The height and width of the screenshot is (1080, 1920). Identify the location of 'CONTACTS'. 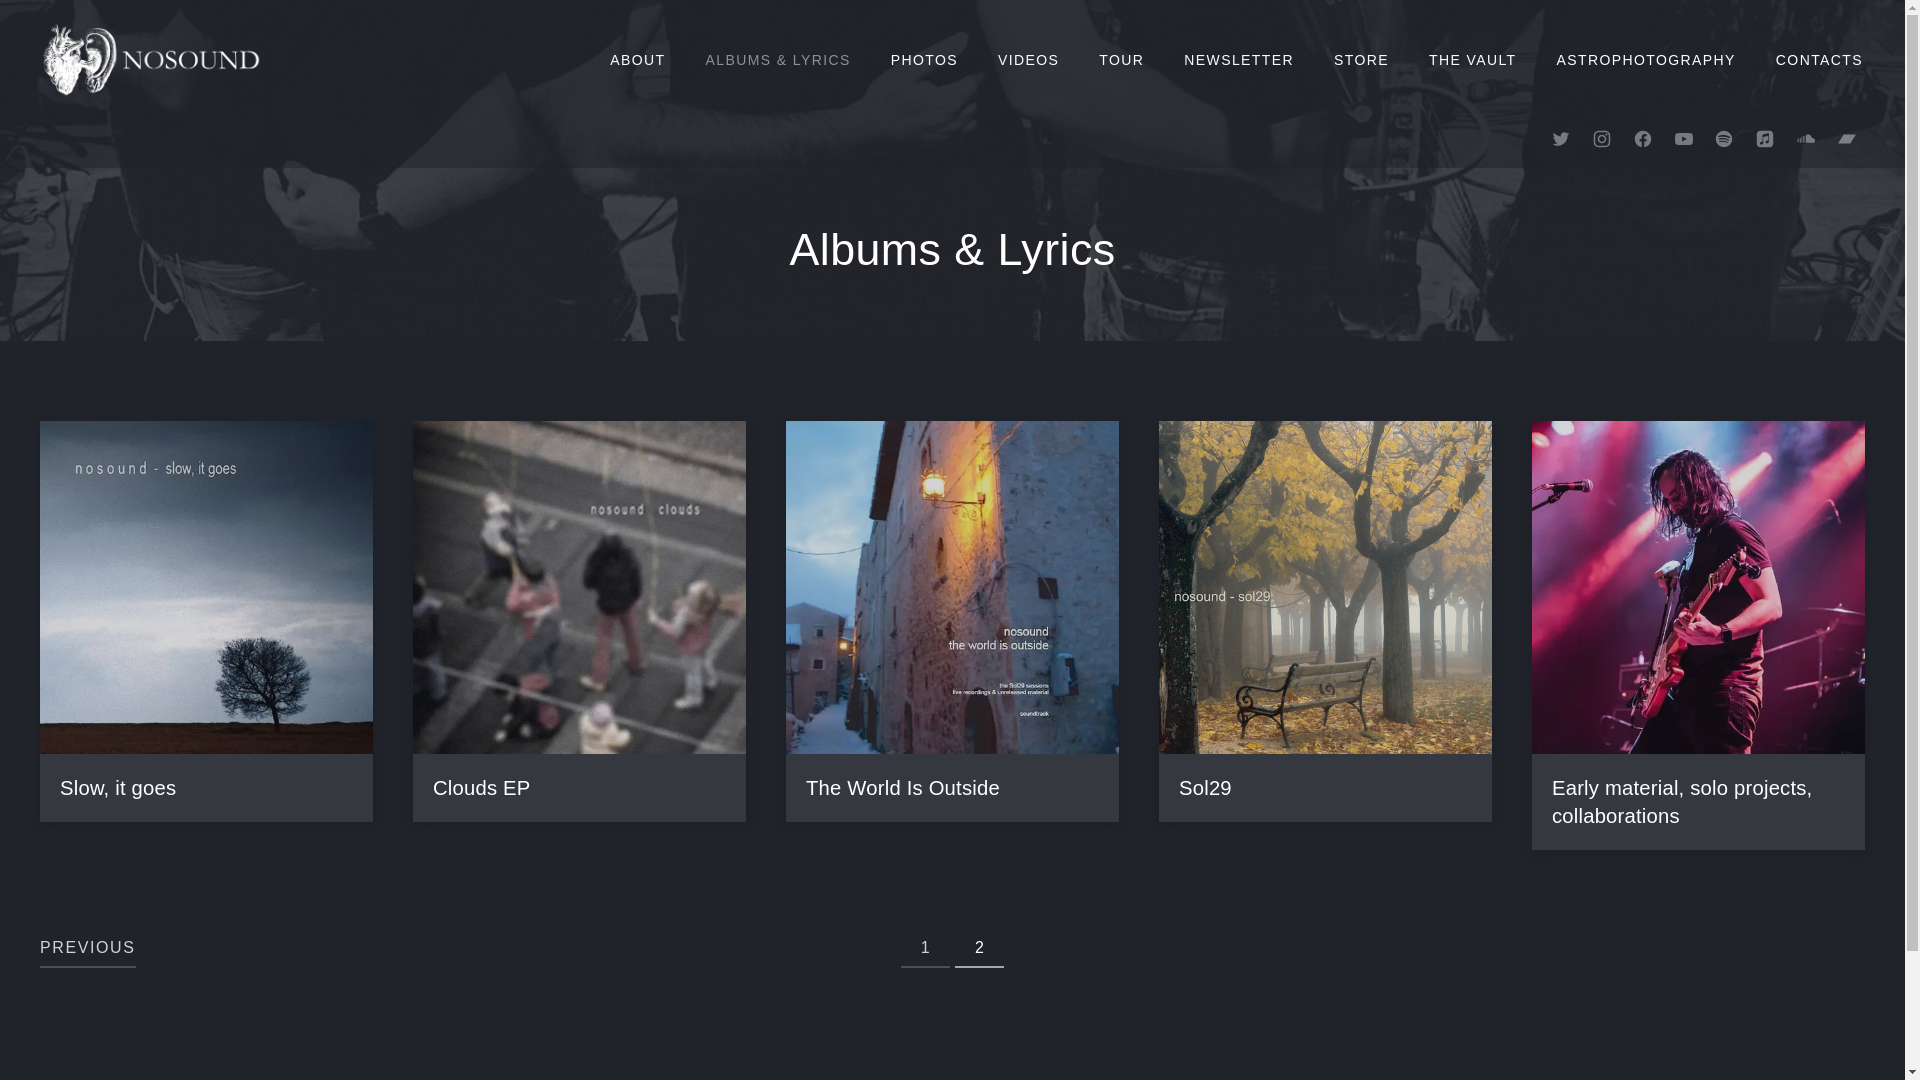
(1755, 59).